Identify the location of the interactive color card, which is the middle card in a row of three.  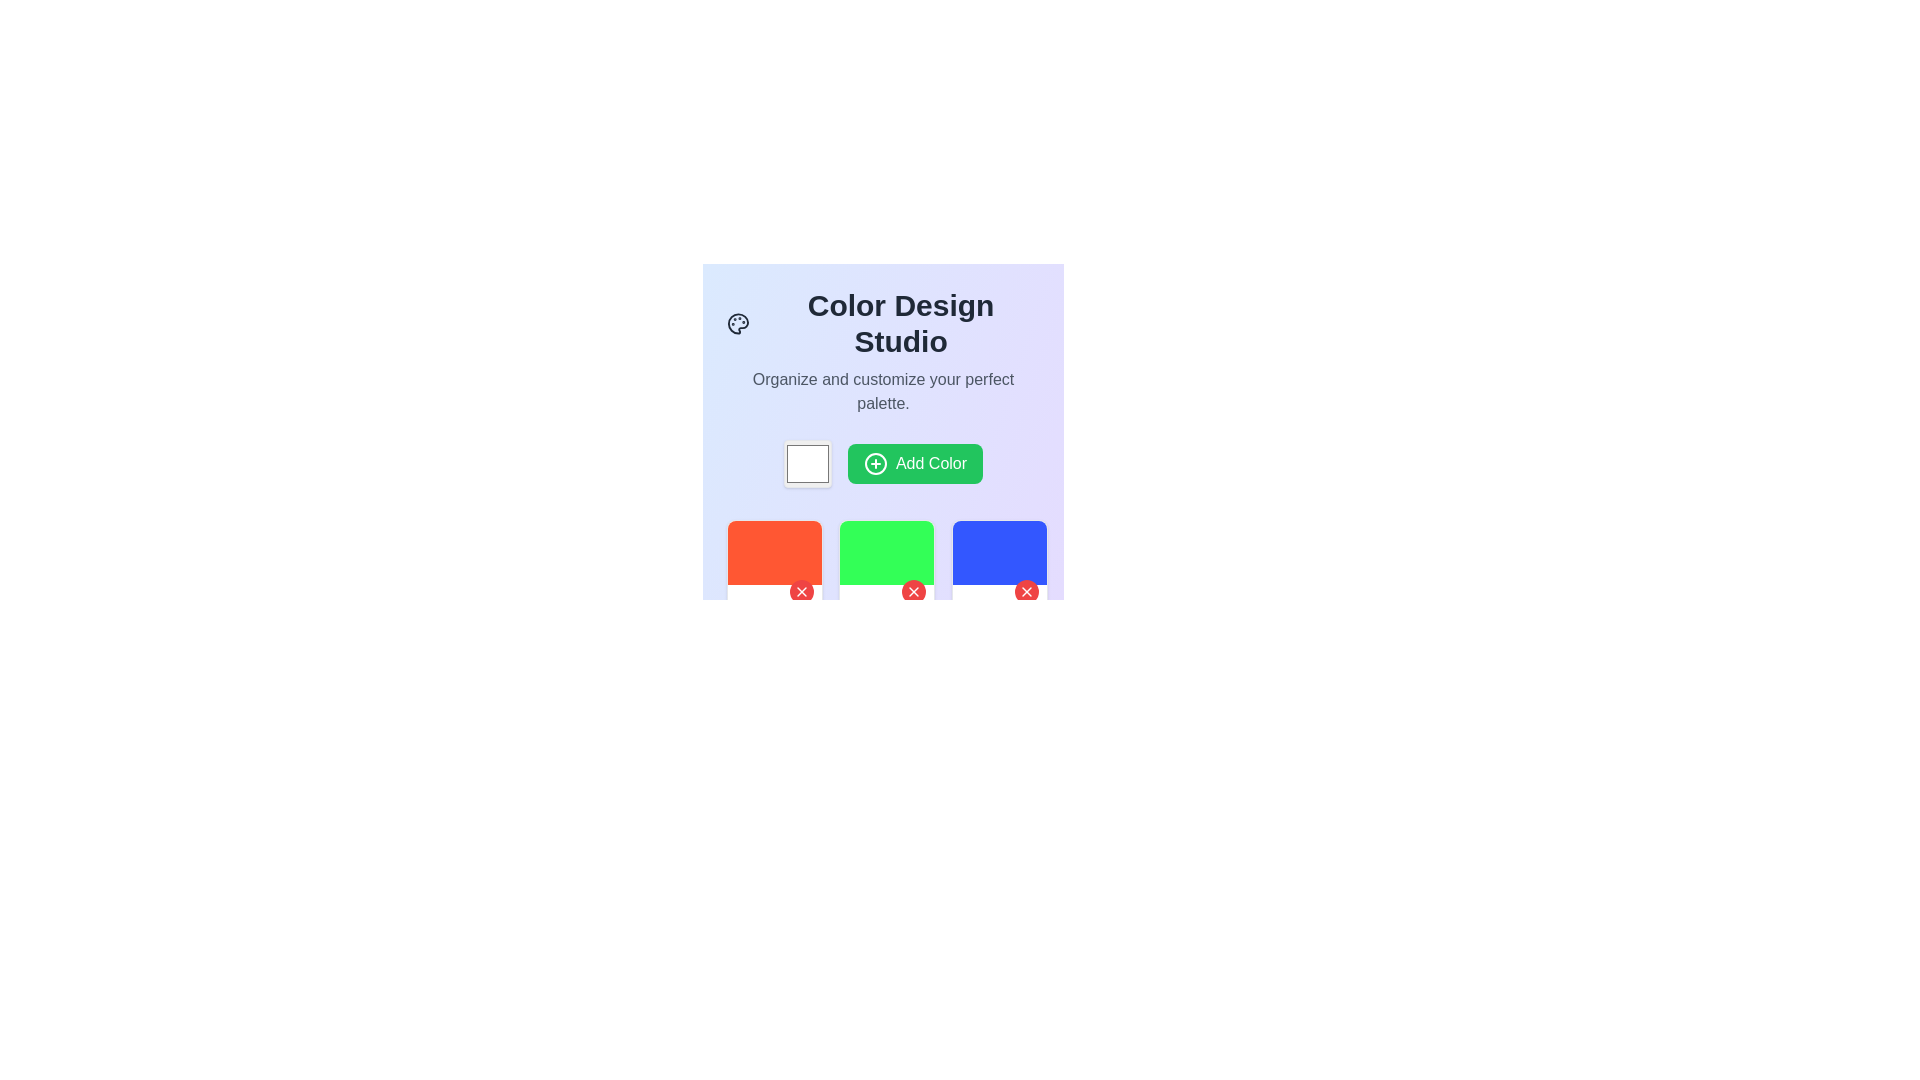
(886, 567).